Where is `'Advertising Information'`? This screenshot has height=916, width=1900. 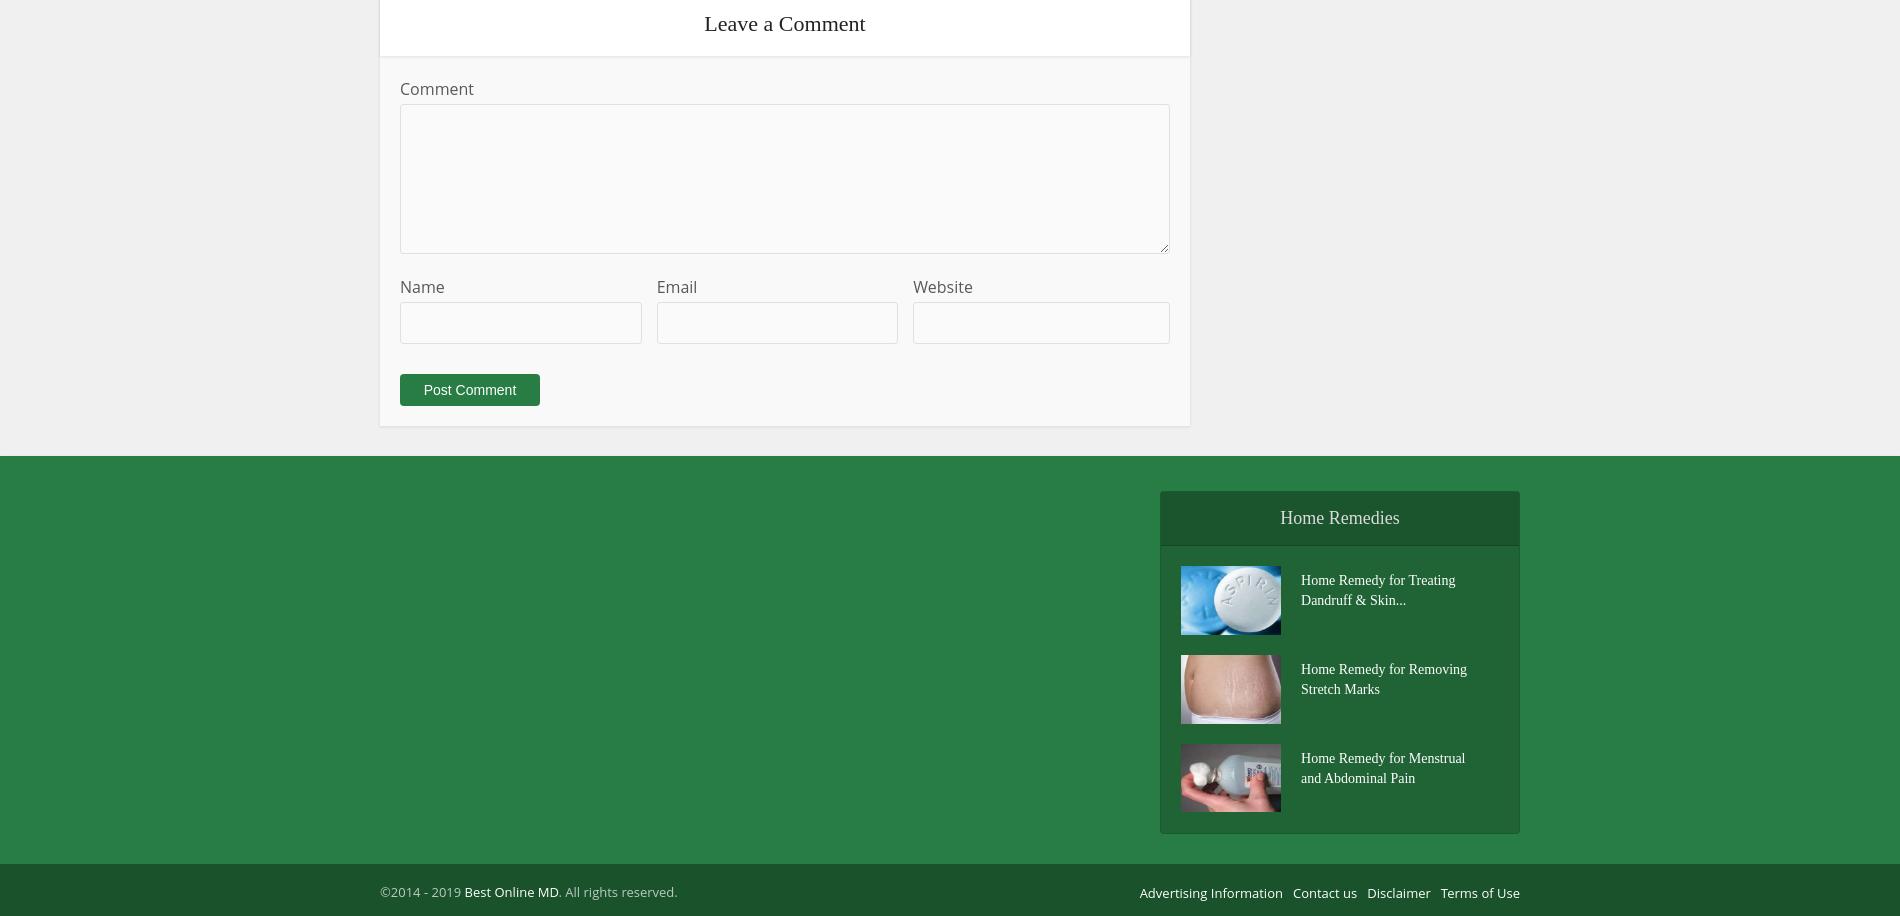 'Advertising Information' is located at coordinates (1210, 892).